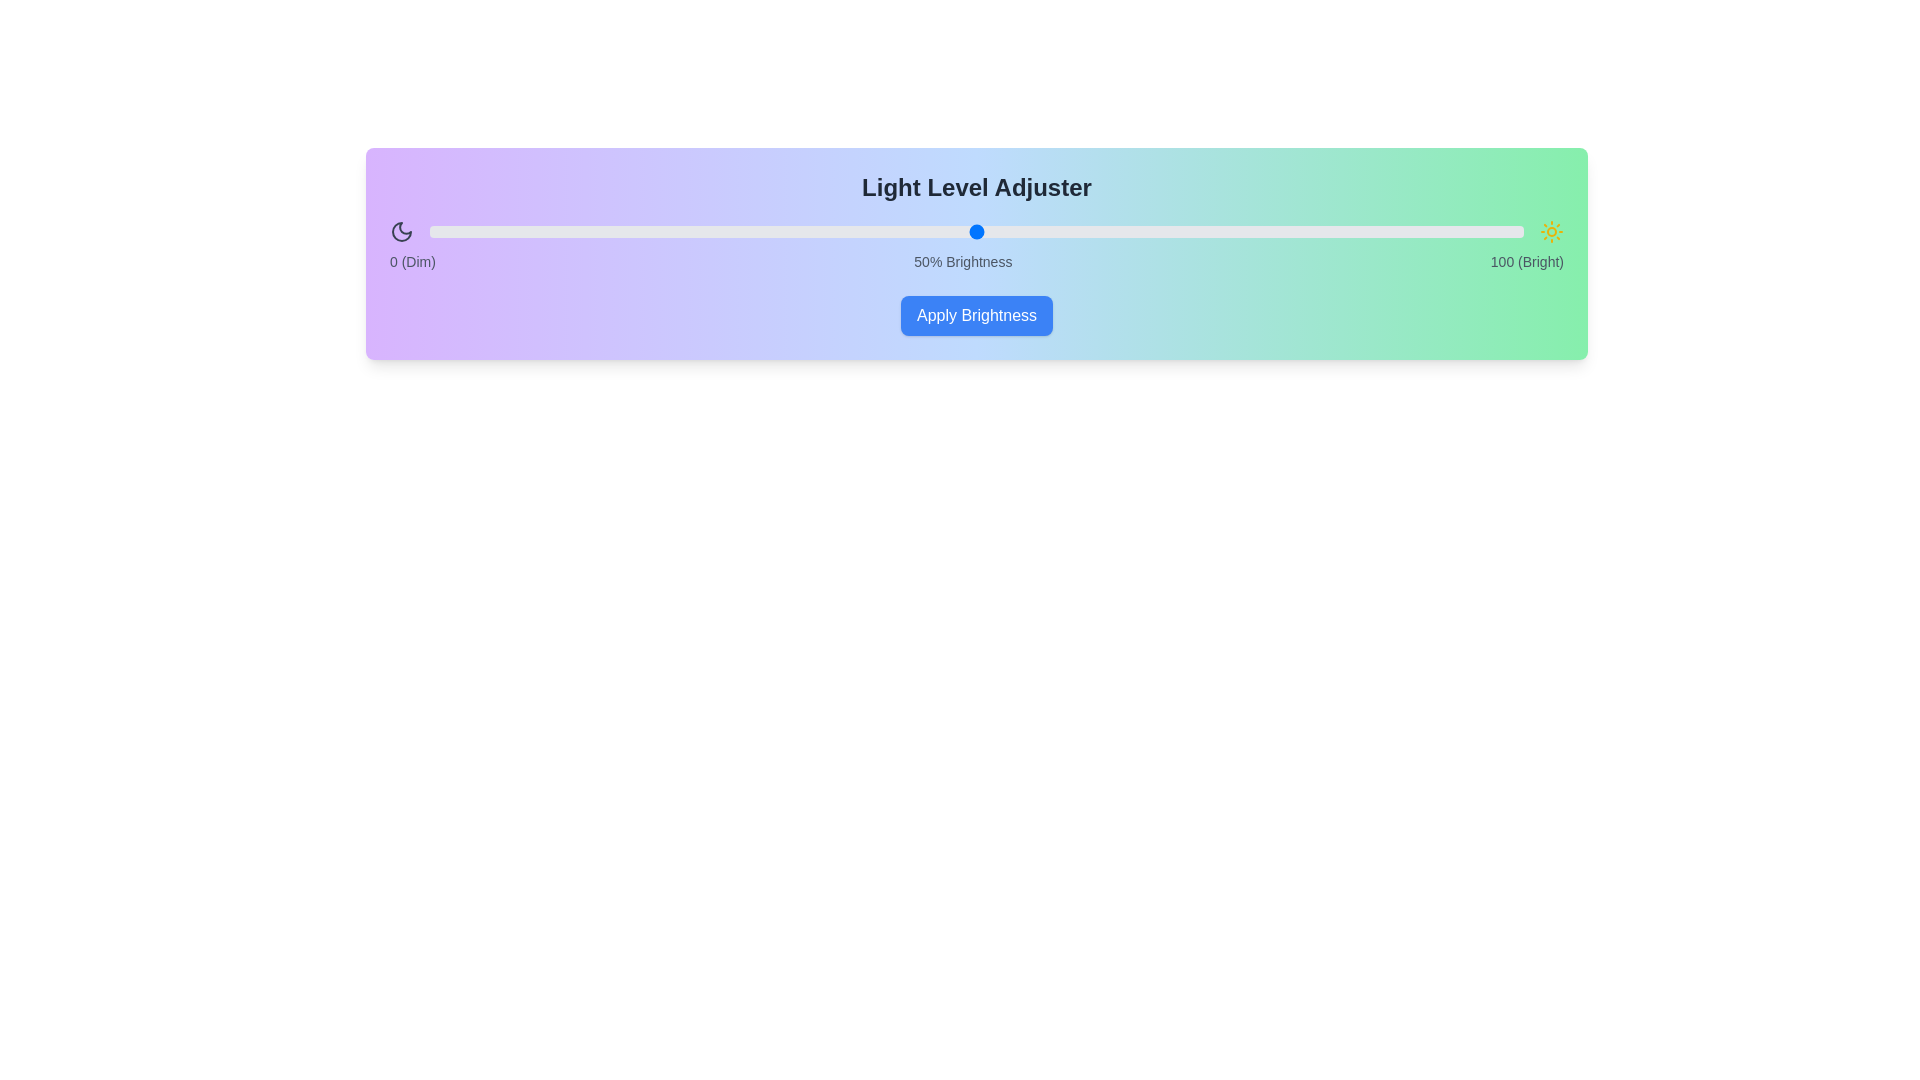 This screenshot has height=1080, width=1920. What do you see at coordinates (1249, 230) in the screenshot?
I see `the brightness slider to 75%` at bounding box center [1249, 230].